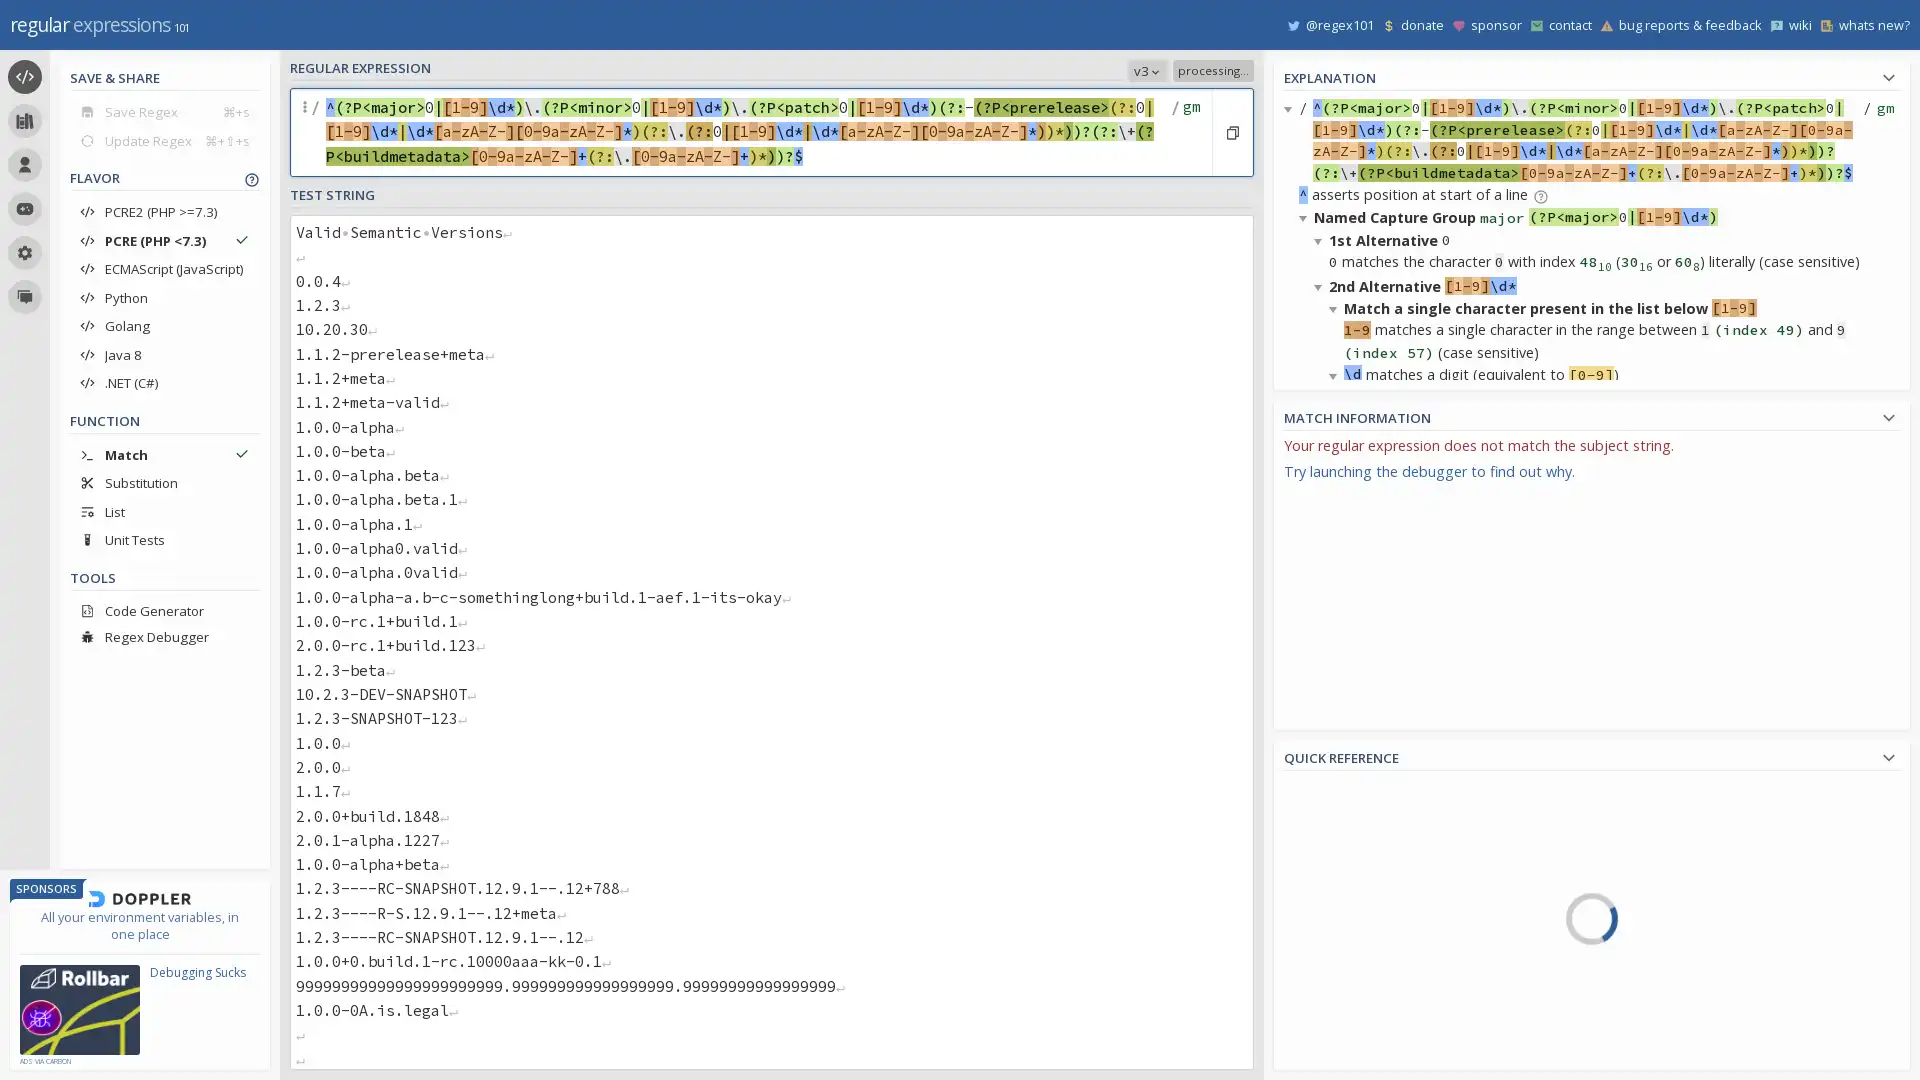  Describe the element at coordinates (1321, 238) in the screenshot. I see `Collapse Subtree` at that location.